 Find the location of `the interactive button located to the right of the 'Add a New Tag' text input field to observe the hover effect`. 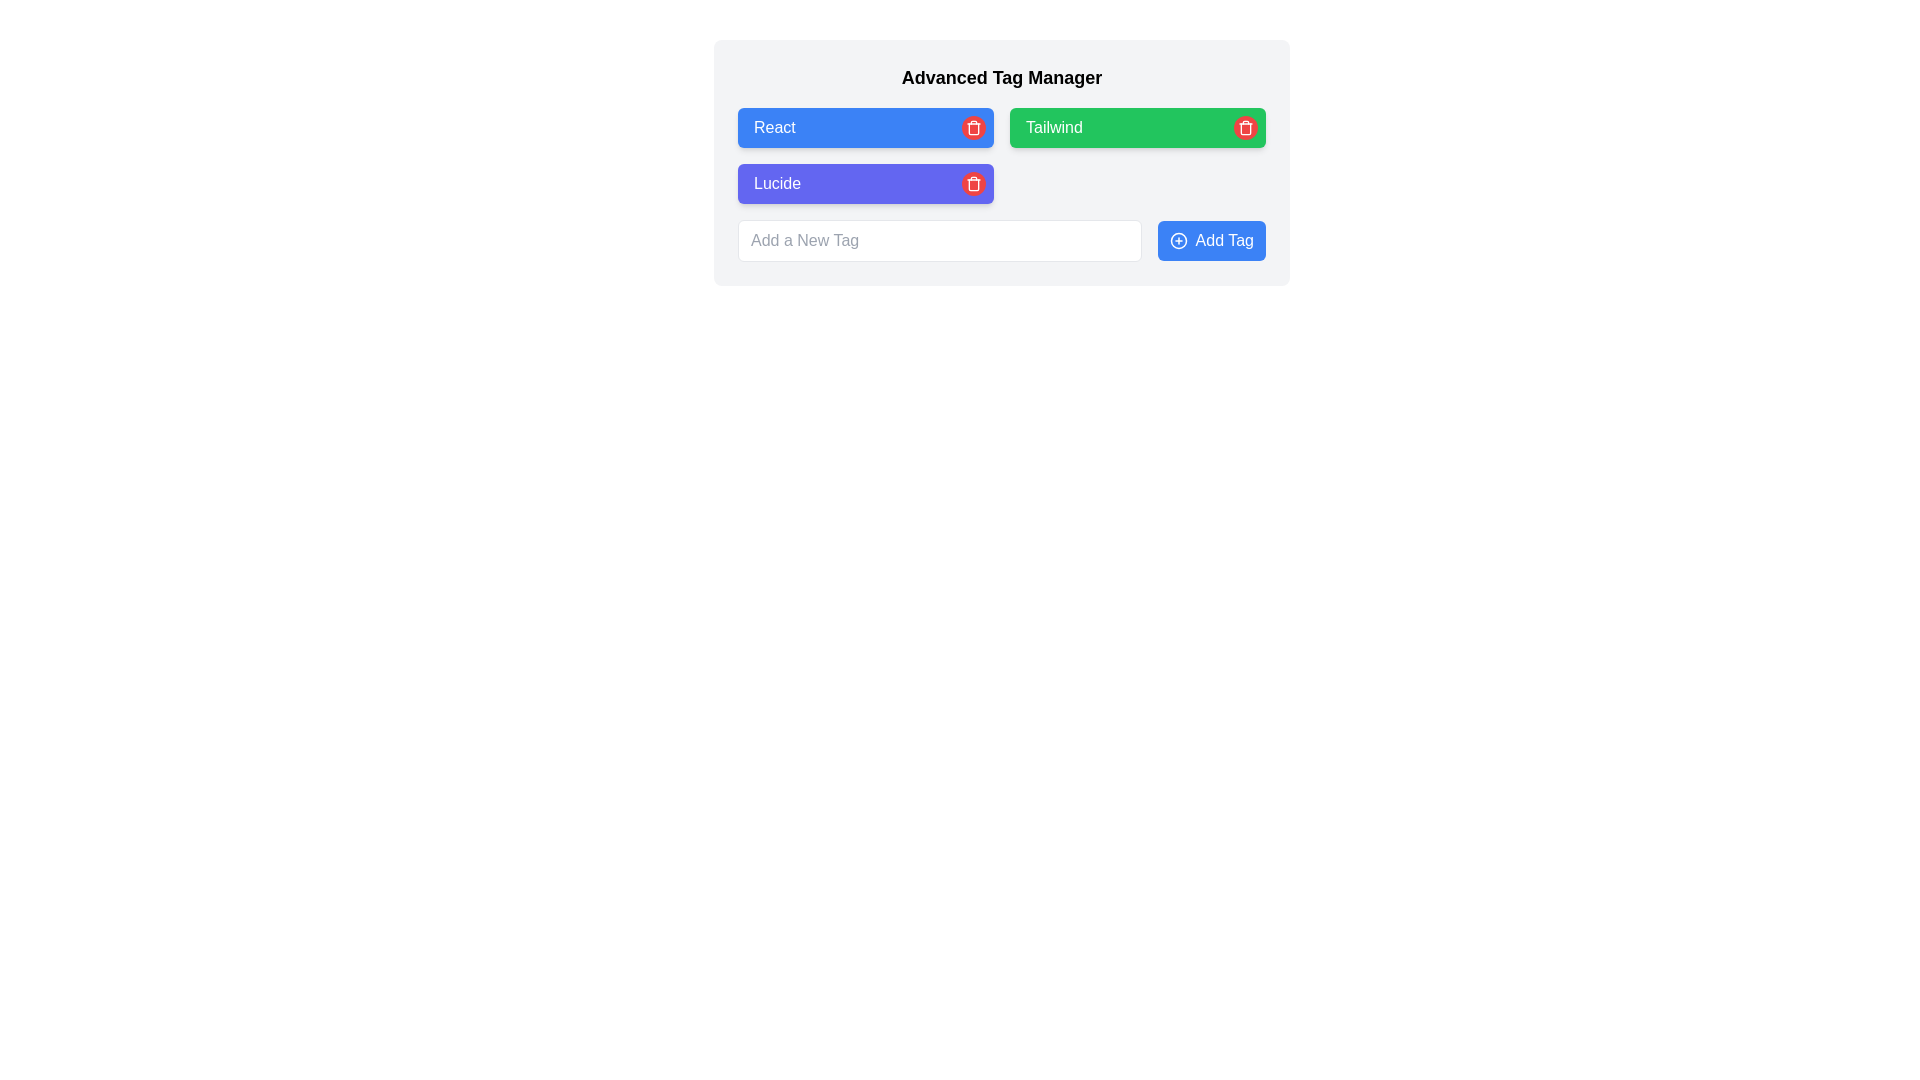

the interactive button located to the right of the 'Add a New Tag' text input field to observe the hover effect is located at coordinates (1210, 239).